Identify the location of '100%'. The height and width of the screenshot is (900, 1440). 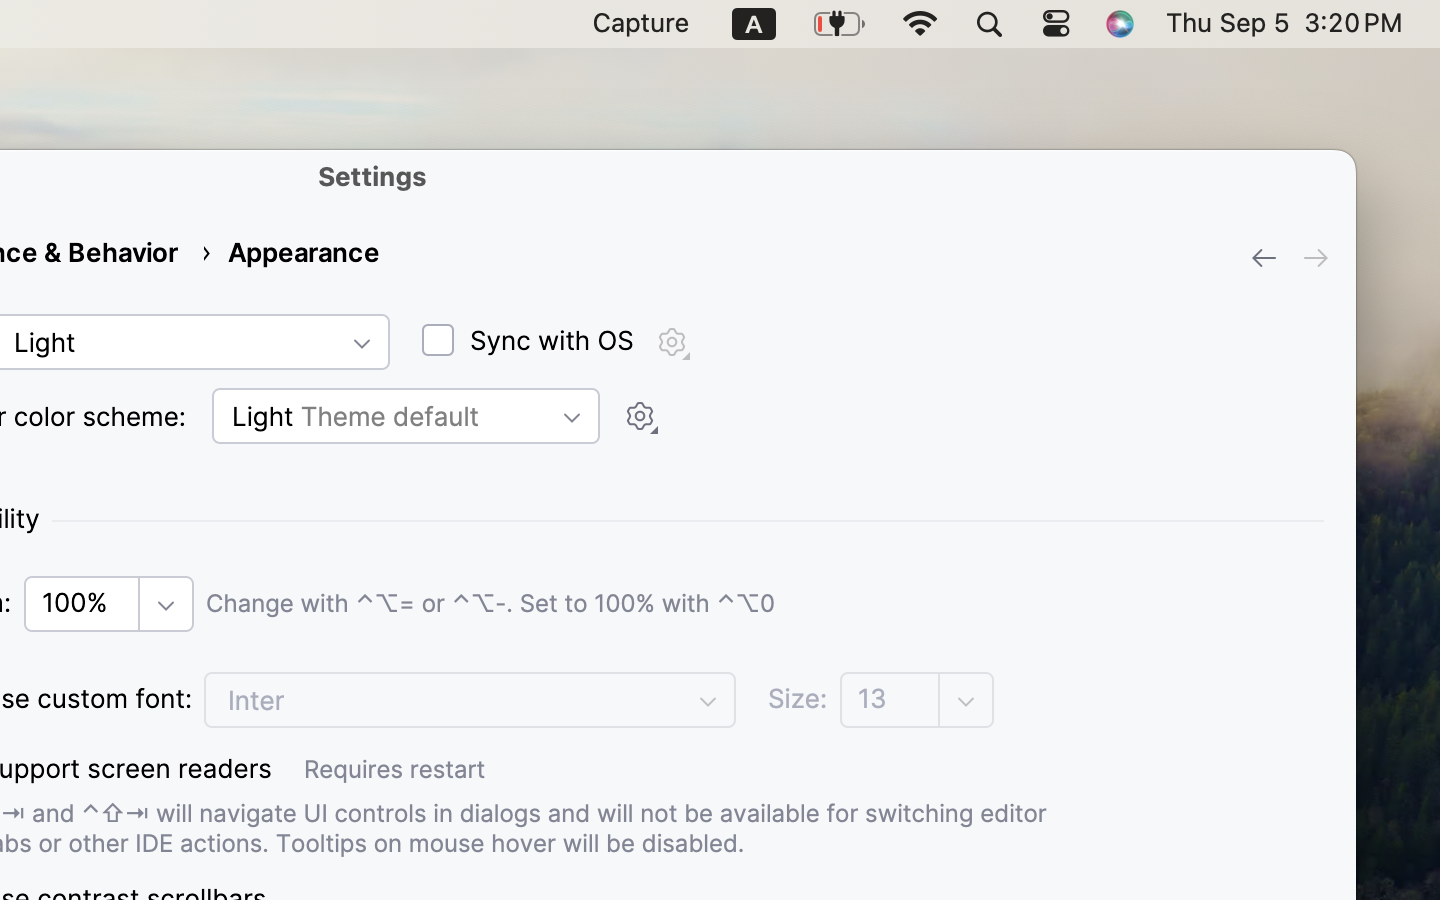
(109, 603).